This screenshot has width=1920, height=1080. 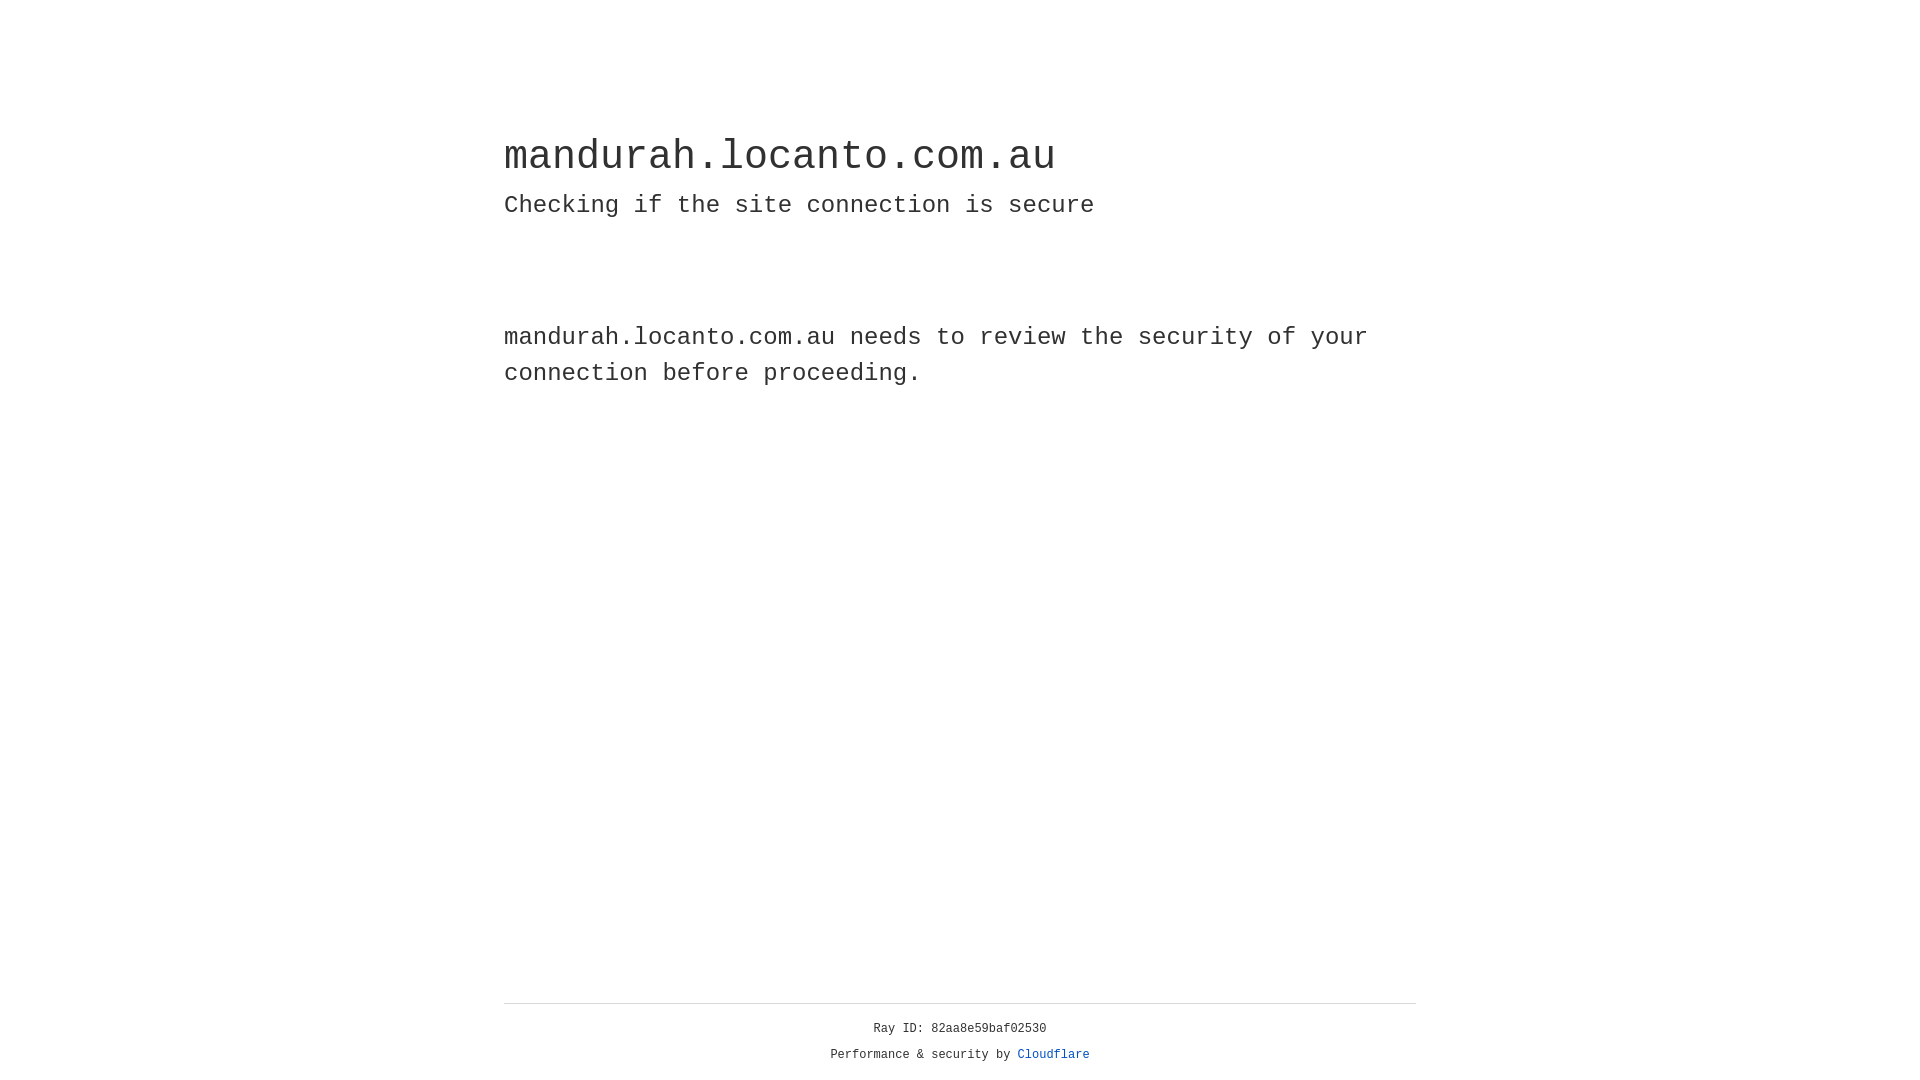 What do you see at coordinates (1053, 1054) in the screenshot?
I see `'Cloudflare'` at bounding box center [1053, 1054].